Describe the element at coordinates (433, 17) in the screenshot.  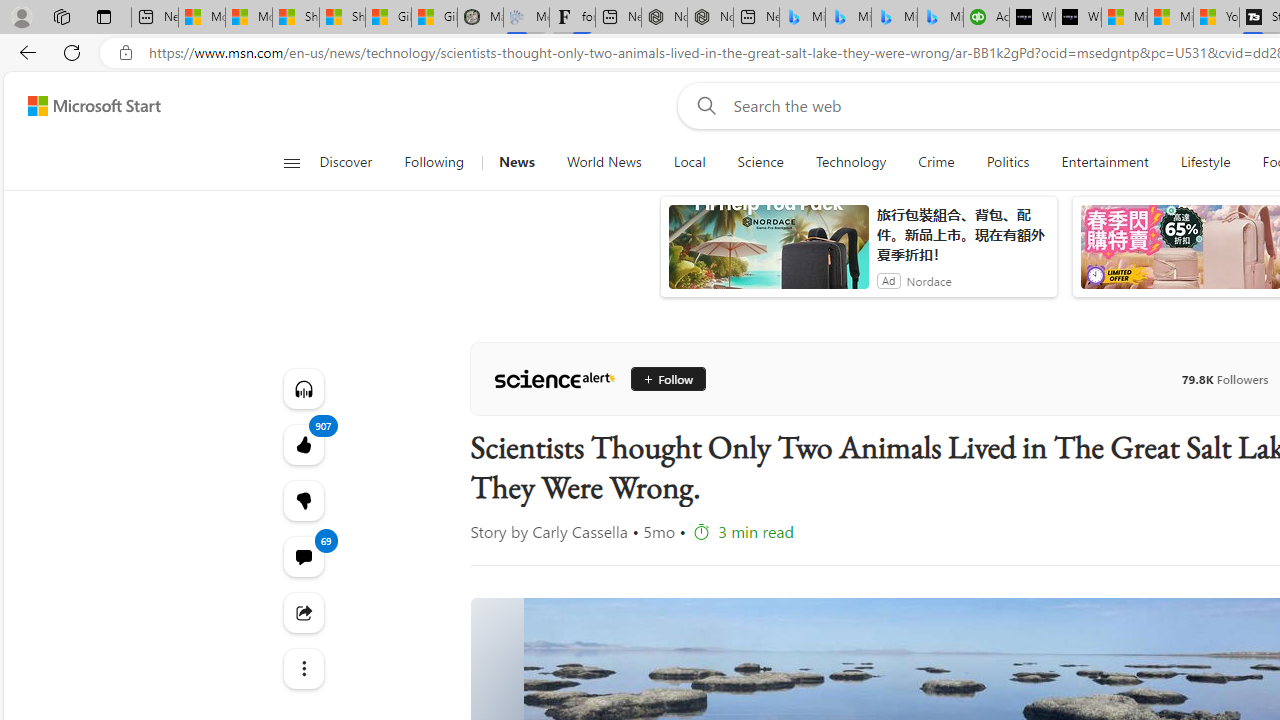
I see `'Gilma and Hector both pose tropical trouble for Hawaii'` at that location.